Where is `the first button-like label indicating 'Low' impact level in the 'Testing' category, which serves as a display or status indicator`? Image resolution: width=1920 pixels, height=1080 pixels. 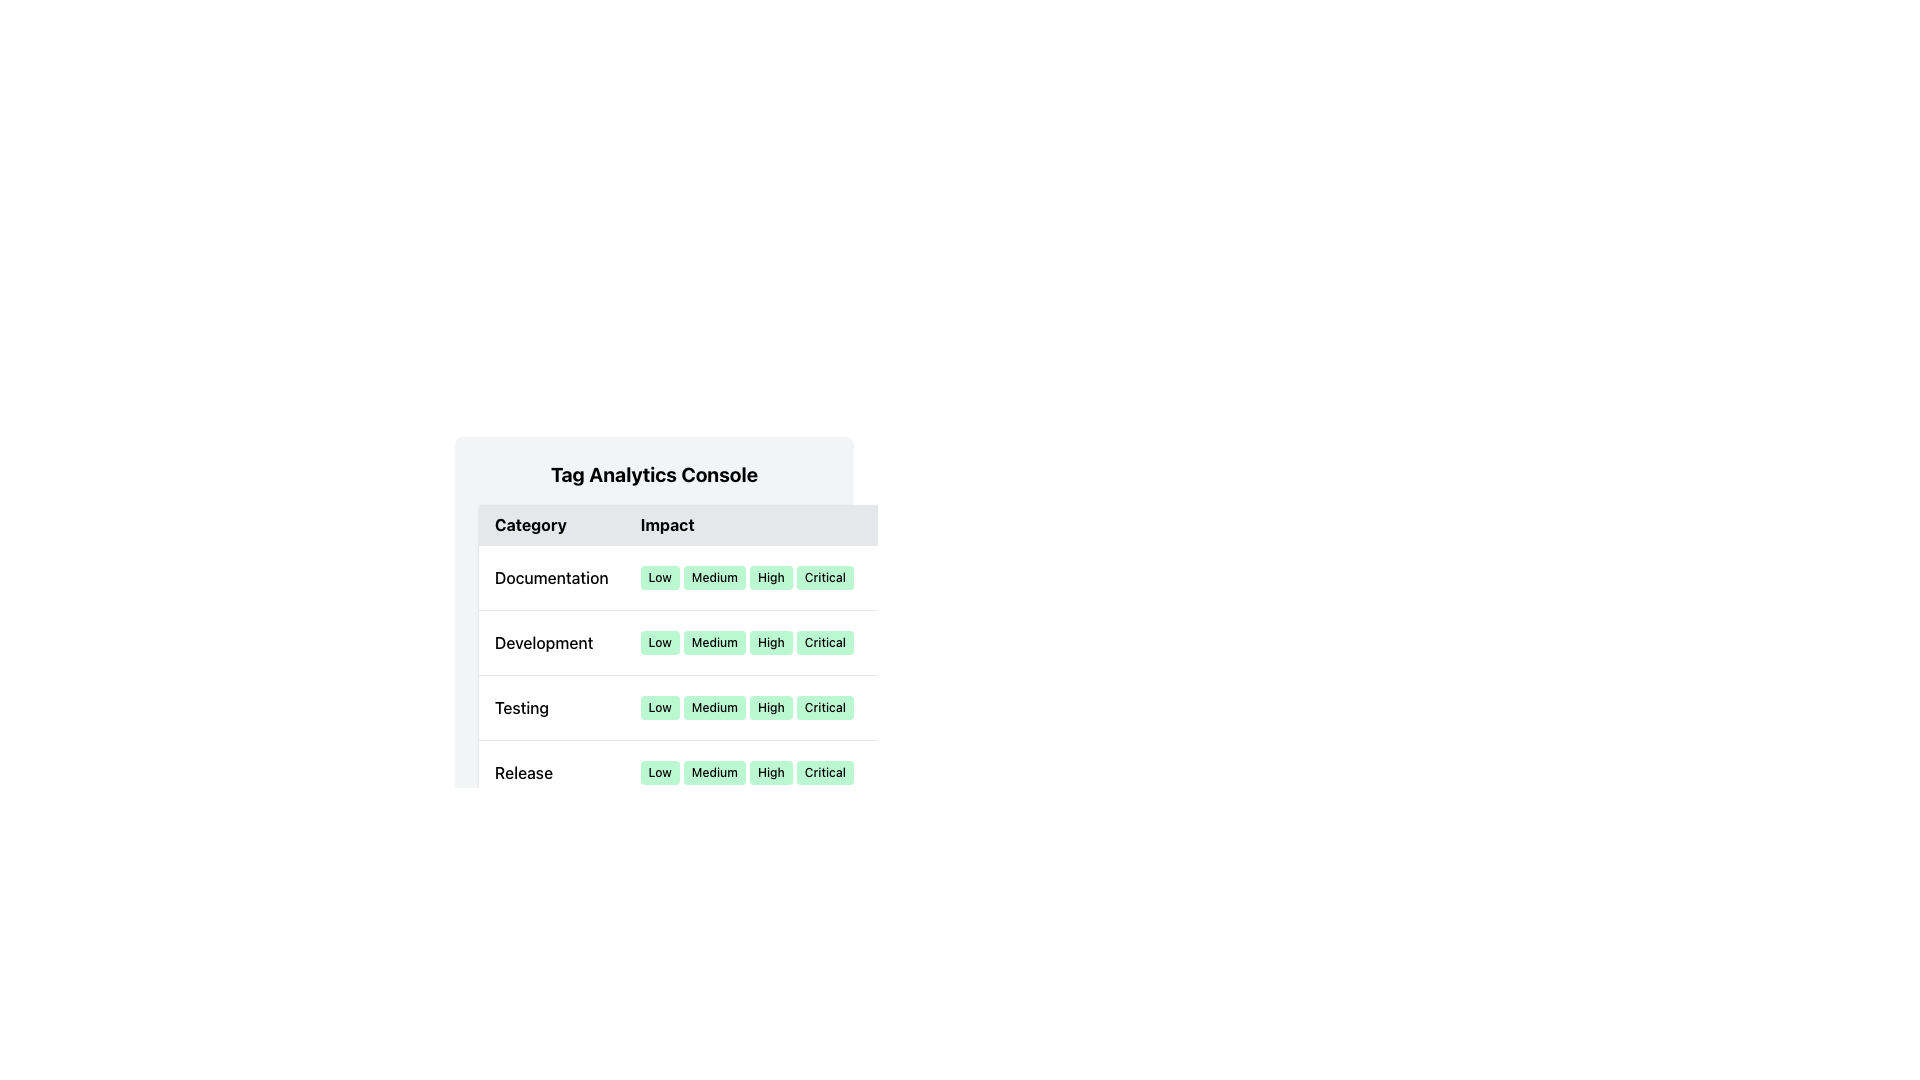
the first button-like label indicating 'Low' impact level in the 'Testing' category, which serves as a display or status indicator is located at coordinates (660, 707).